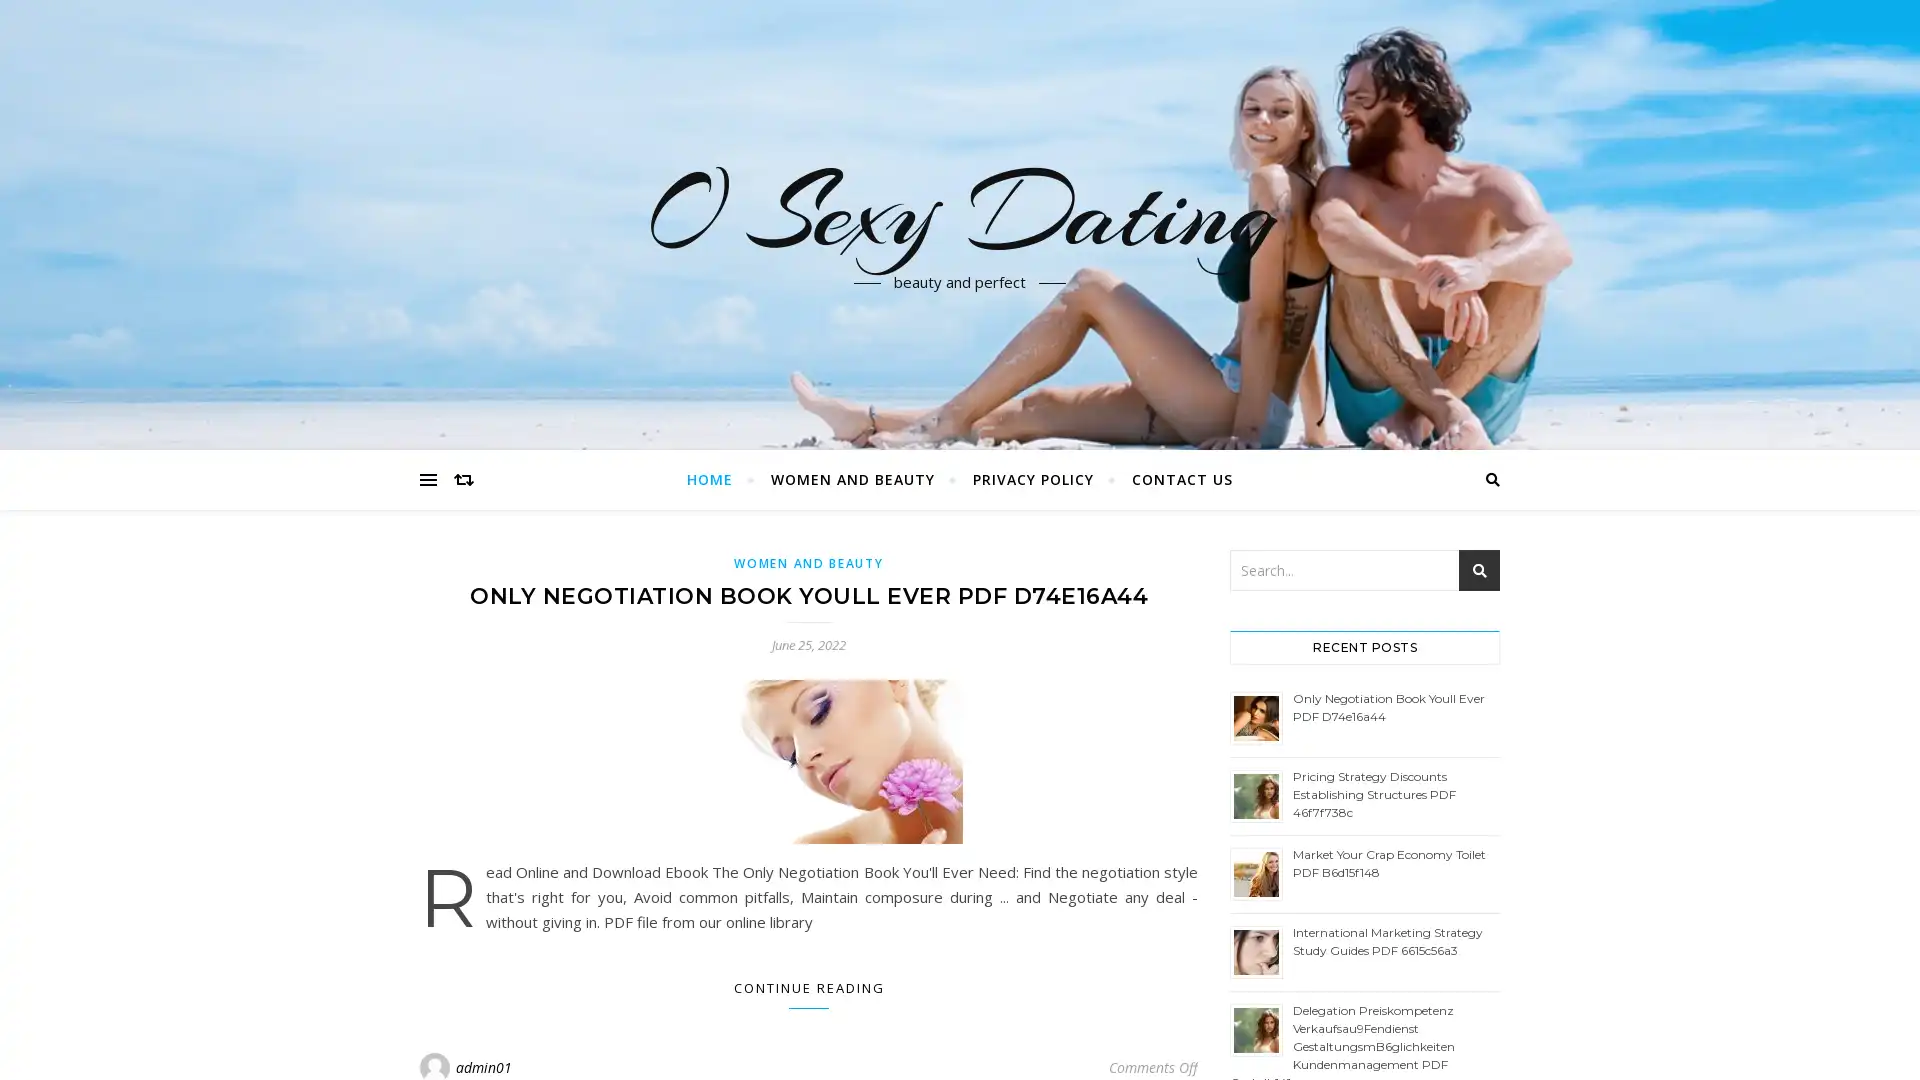 The width and height of the screenshot is (1920, 1080). Describe the element at coordinates (1479, 570) in the screenshot. I see `st` at that location.